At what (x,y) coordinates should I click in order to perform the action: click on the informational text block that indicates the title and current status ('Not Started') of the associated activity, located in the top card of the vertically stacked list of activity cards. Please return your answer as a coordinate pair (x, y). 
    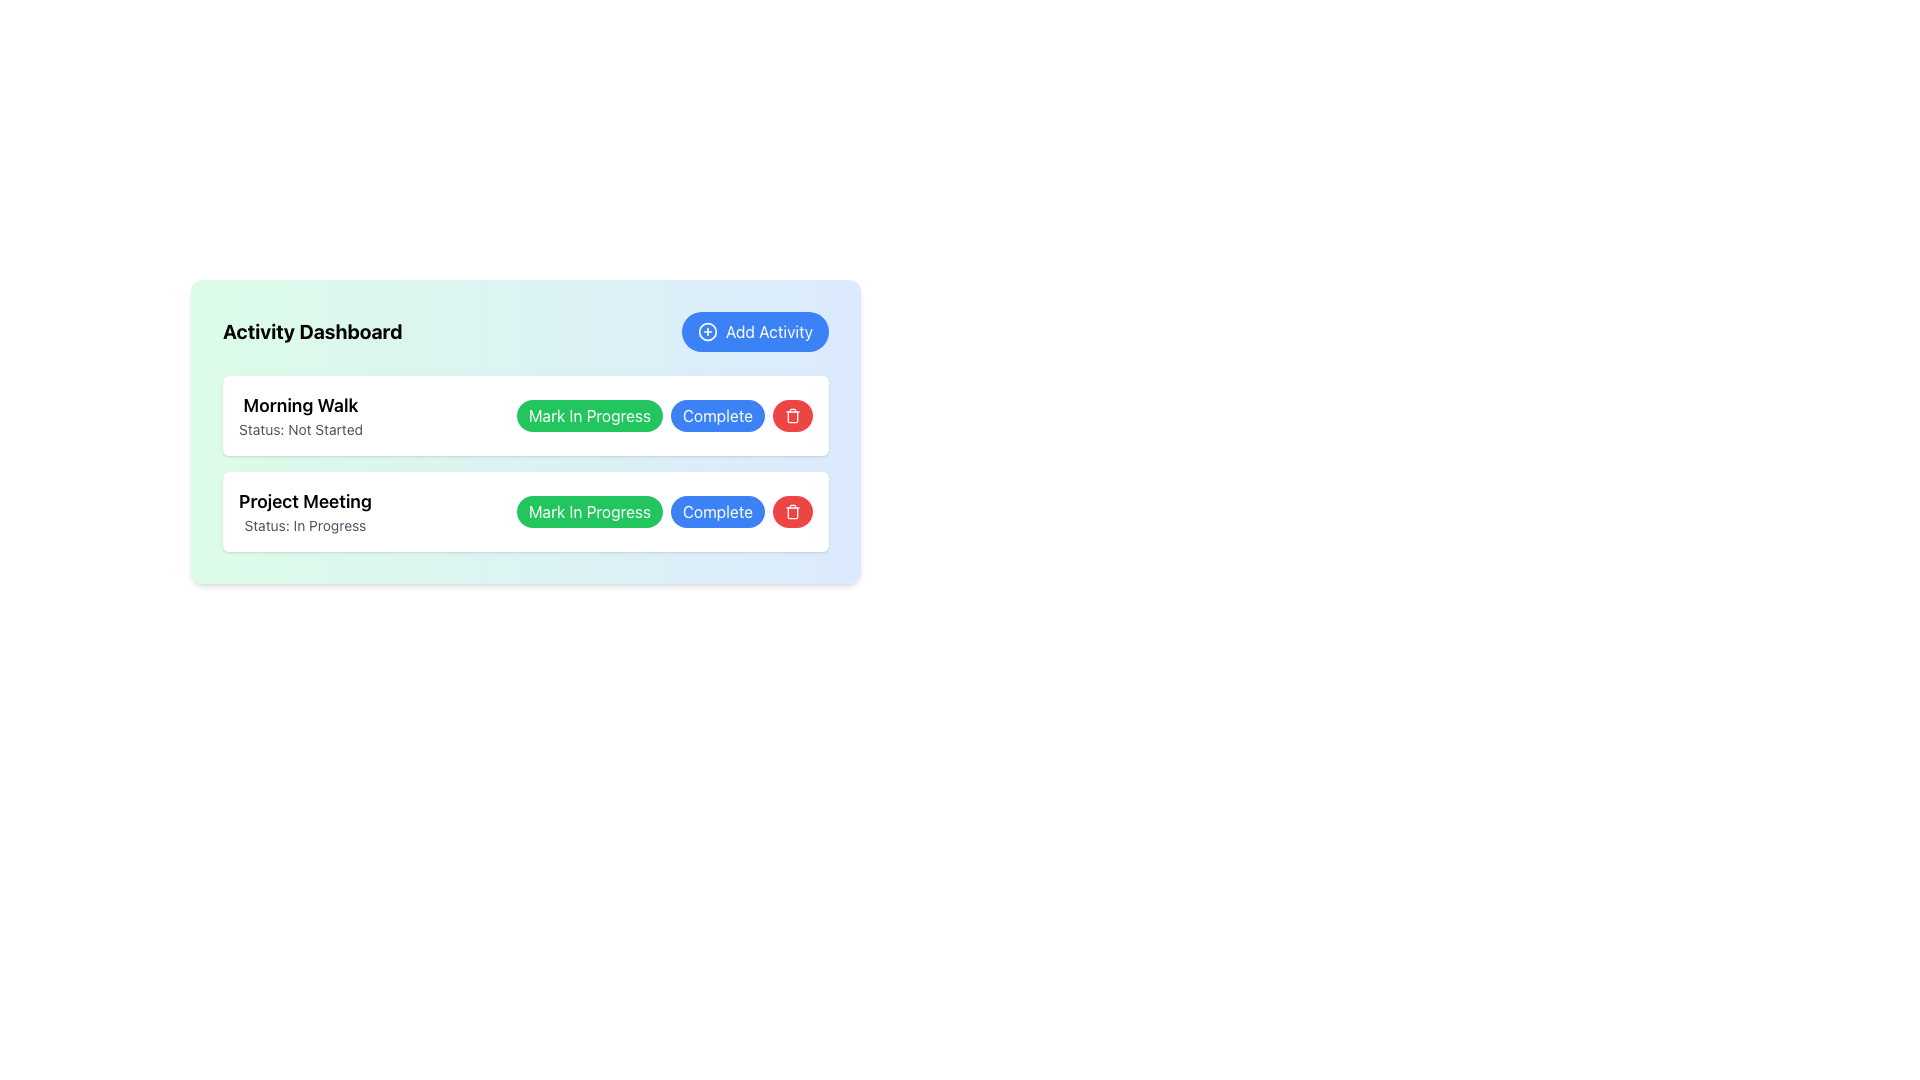
    Looking at the image, I should click on (300, 415).